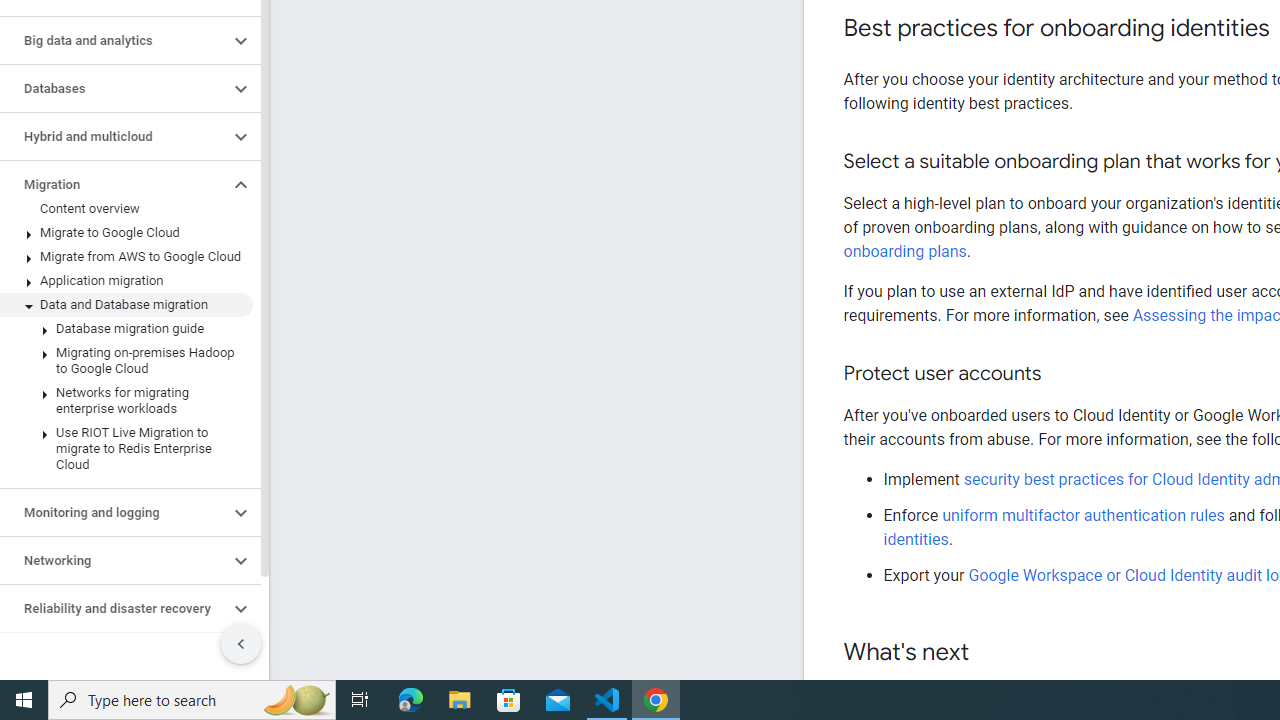  Describe the element at coordinates (125, 231) in the screenshot. I see `'Migrate to Google Cloud'` at that location.